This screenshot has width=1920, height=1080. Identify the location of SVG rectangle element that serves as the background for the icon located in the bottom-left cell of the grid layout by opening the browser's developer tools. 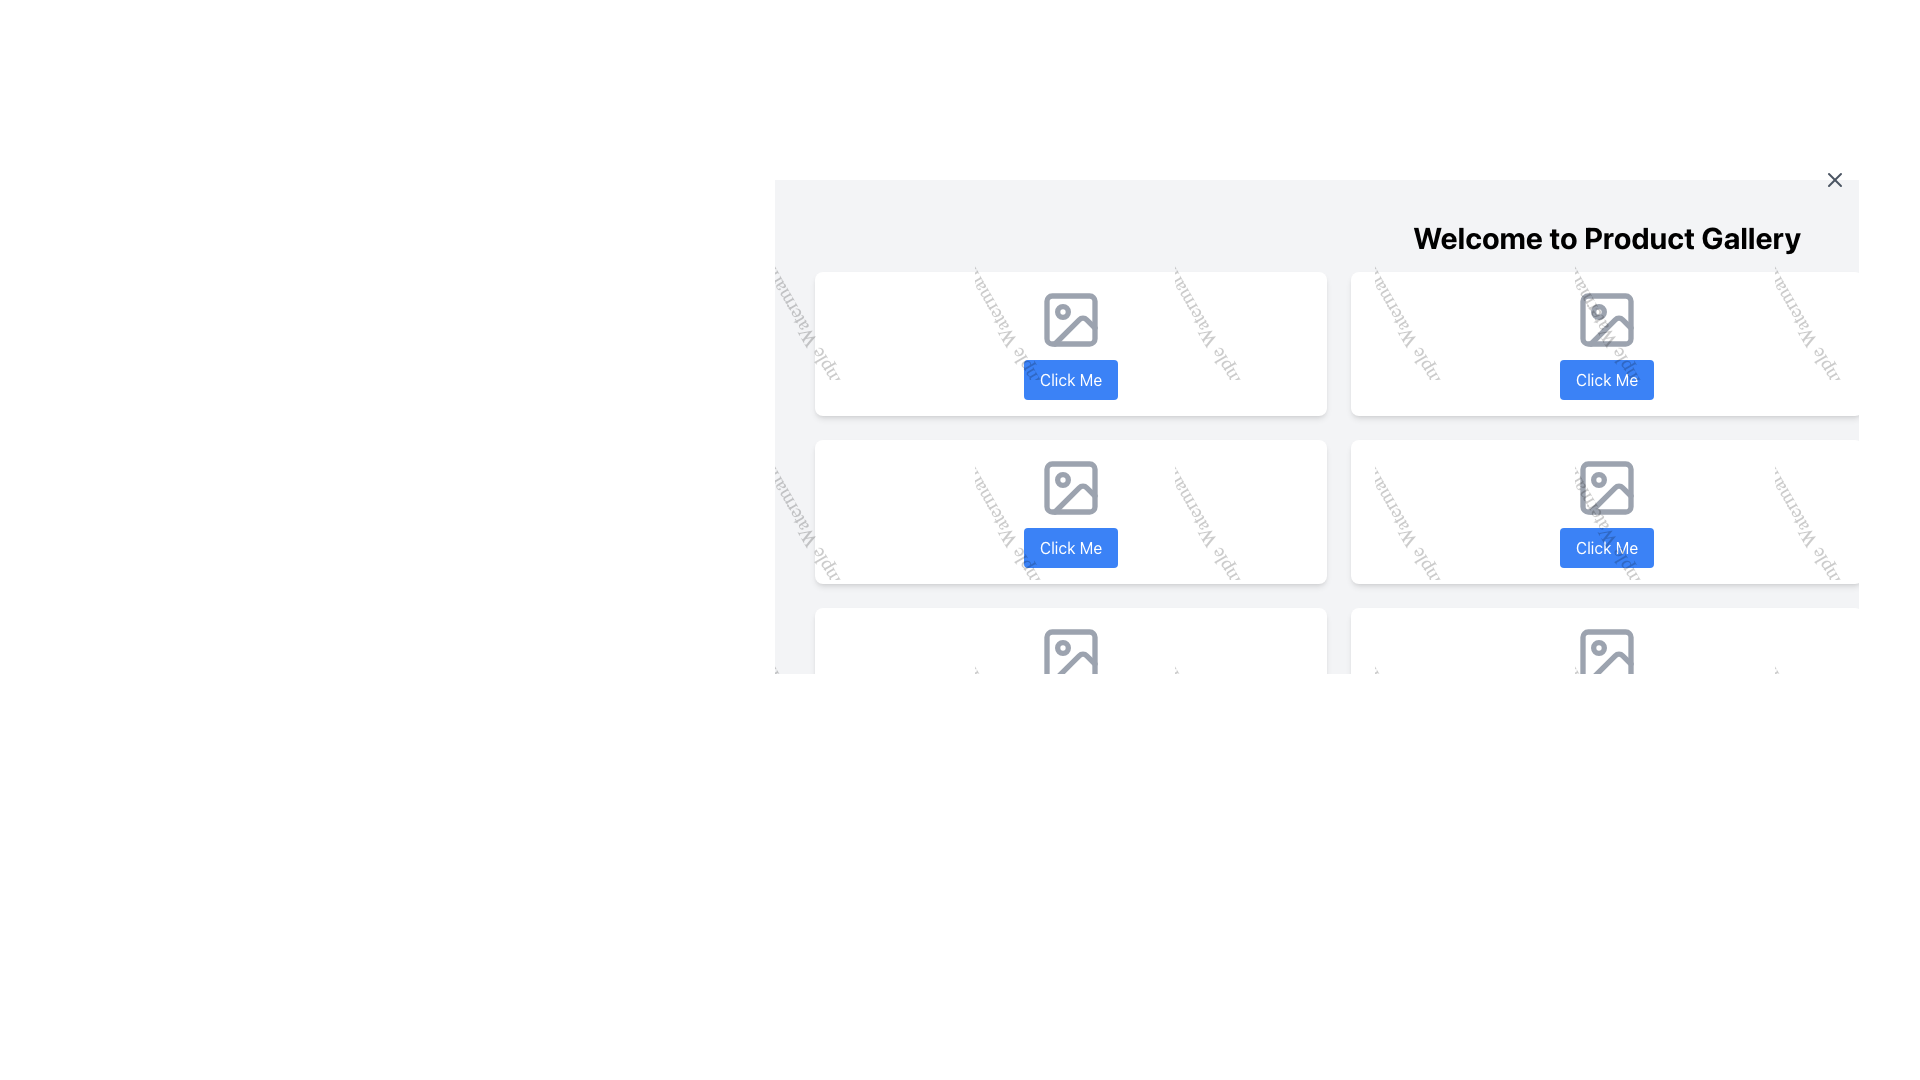
(1069, 655).